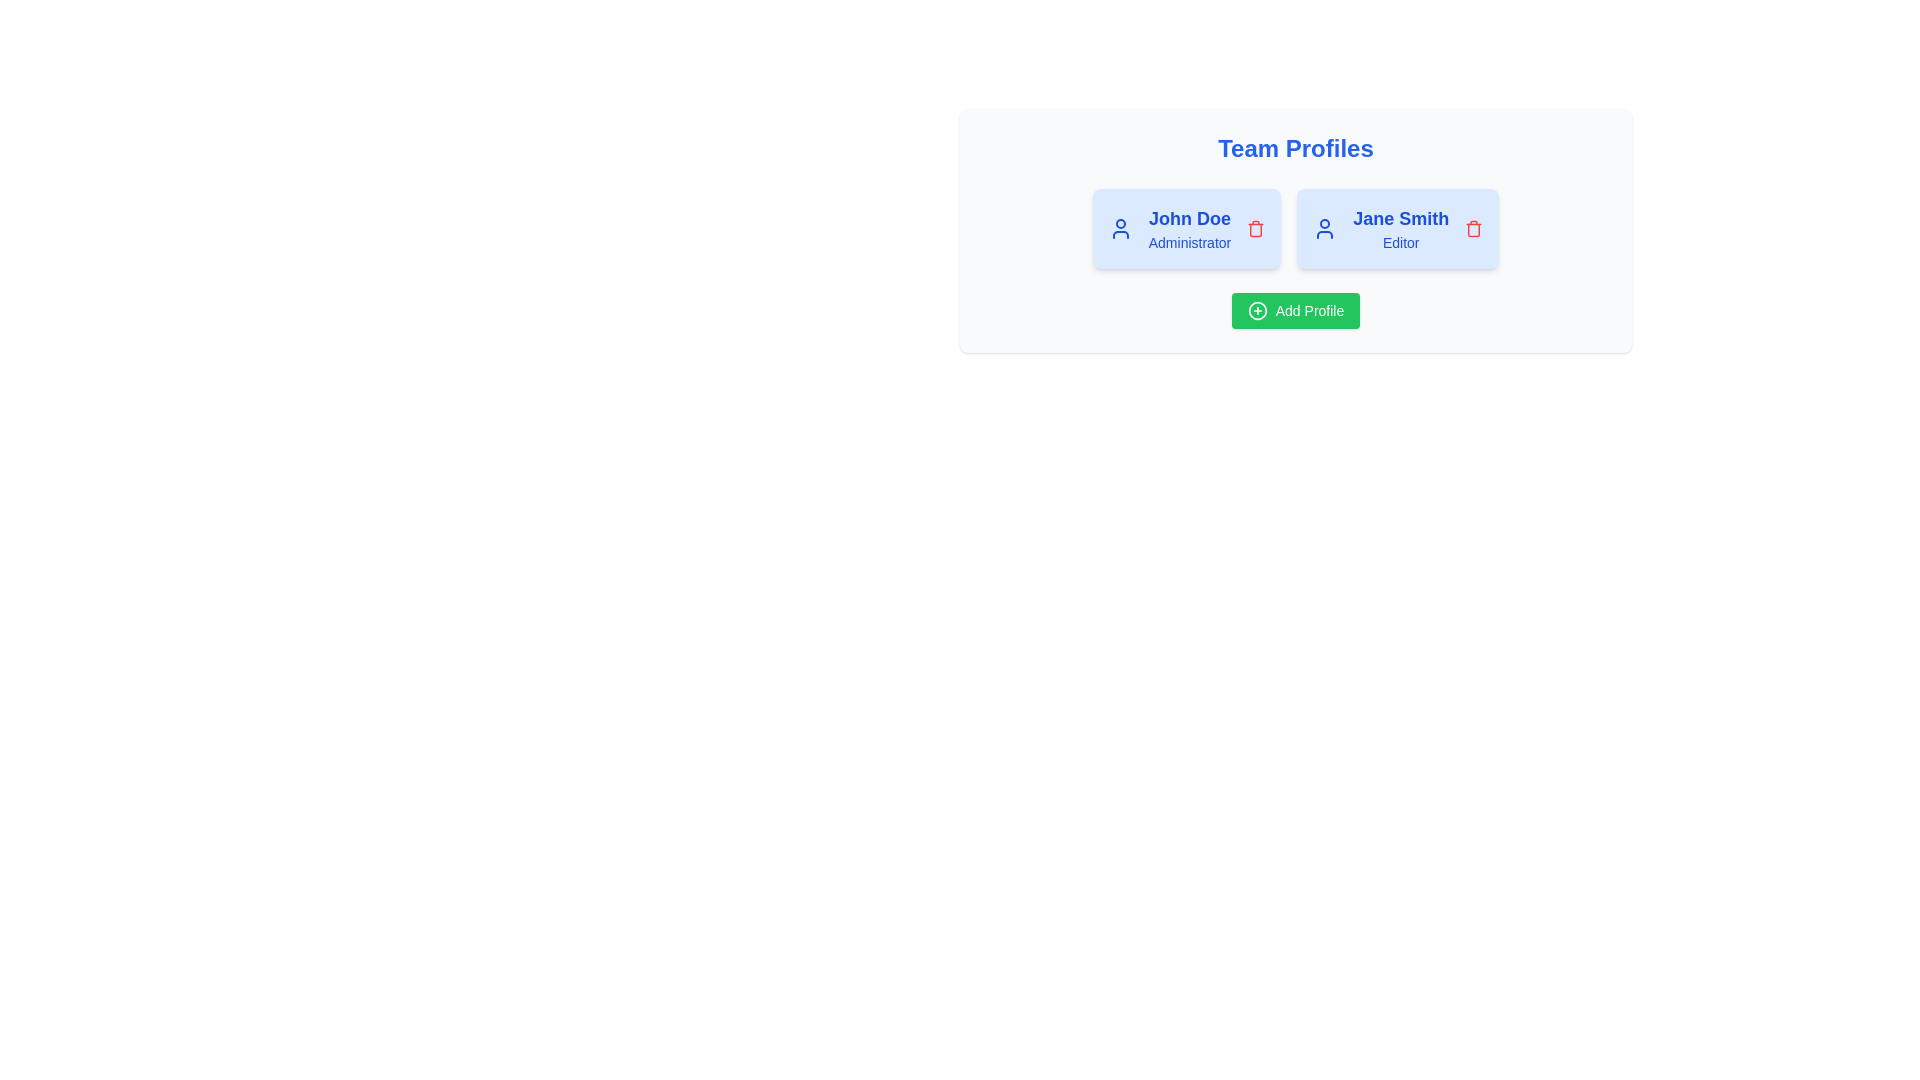 Image resolution: width=1920 pixels, height=1080 pixels. What do you see at coordinates (1325, 227) in the screenshot?
I see `the user icon of the profile identified by Jane Smith` at bounding box center [1325, 227].